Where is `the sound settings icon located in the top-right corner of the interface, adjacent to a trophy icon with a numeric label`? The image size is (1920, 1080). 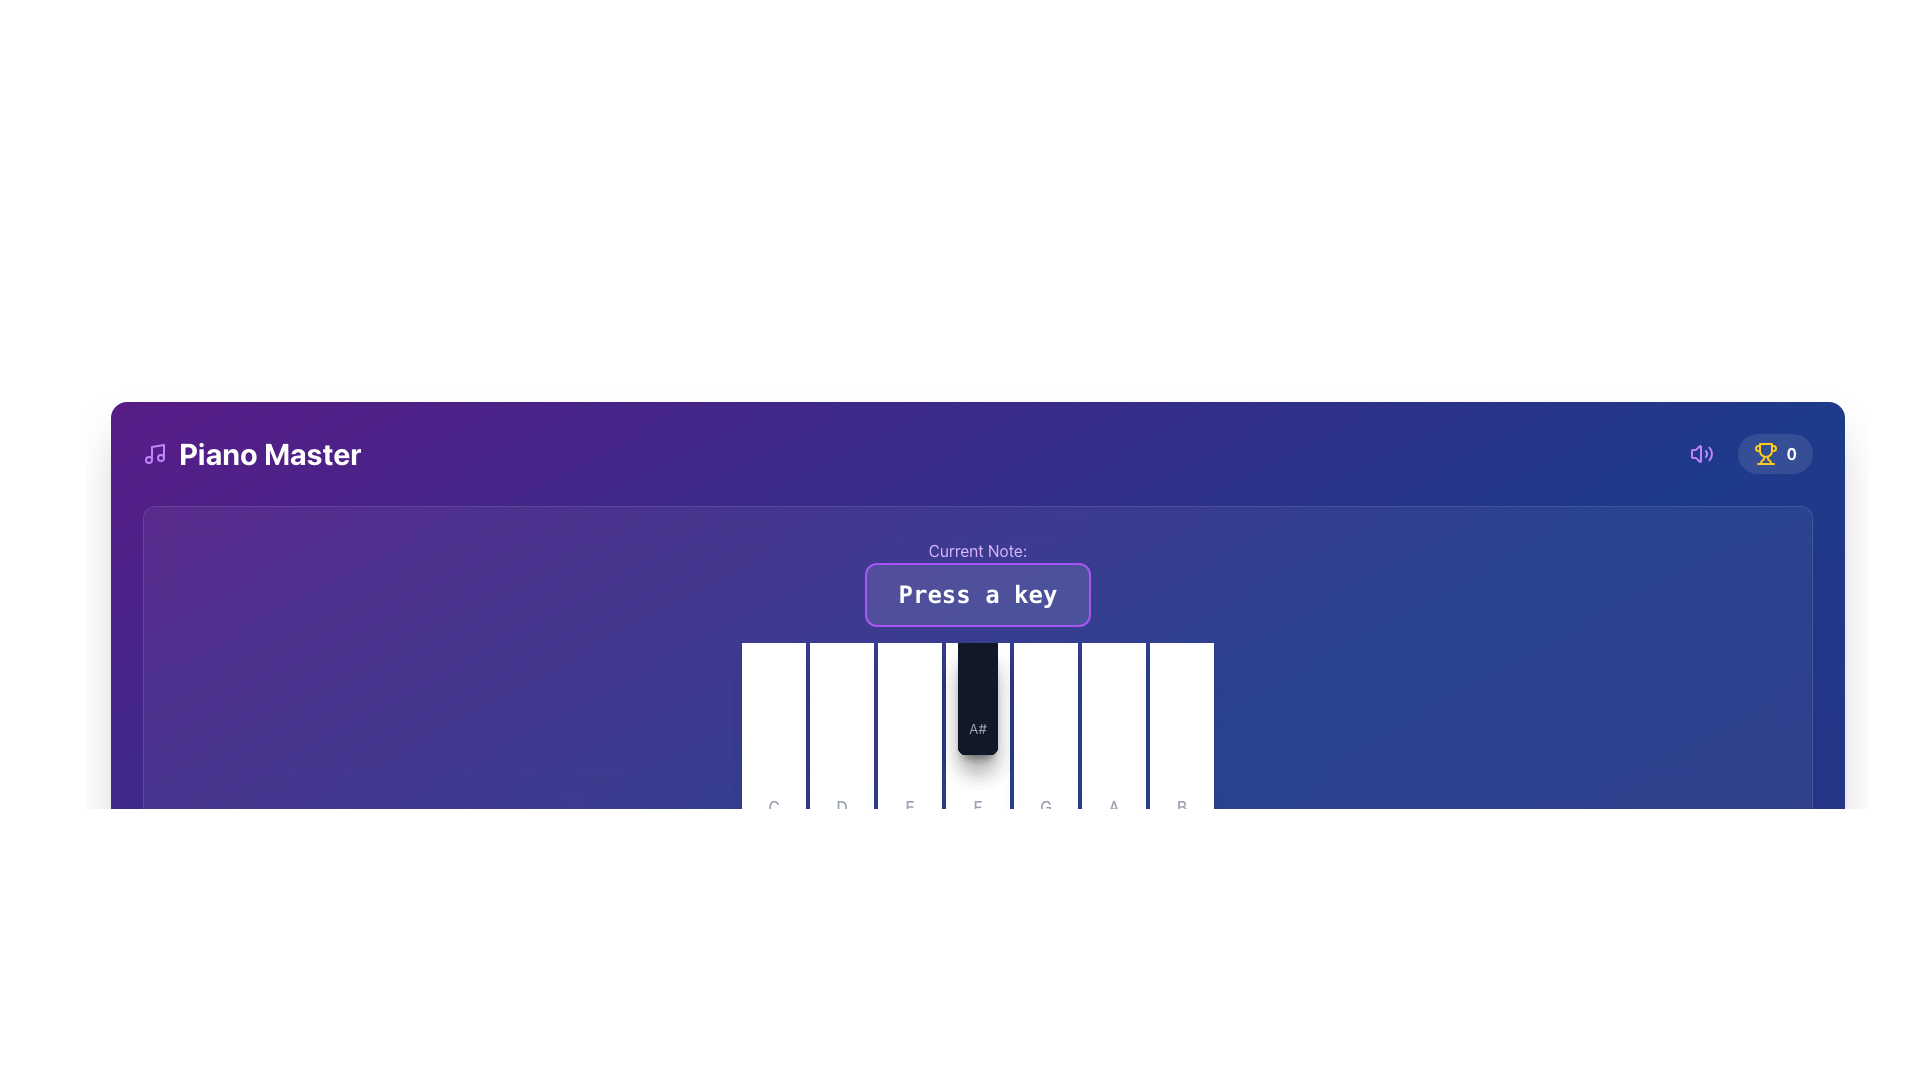
the sound settings icon located in the top-right corner of the interface, adjacent to a trophy icon with a numeric label is located at coordinates (1701, 454).